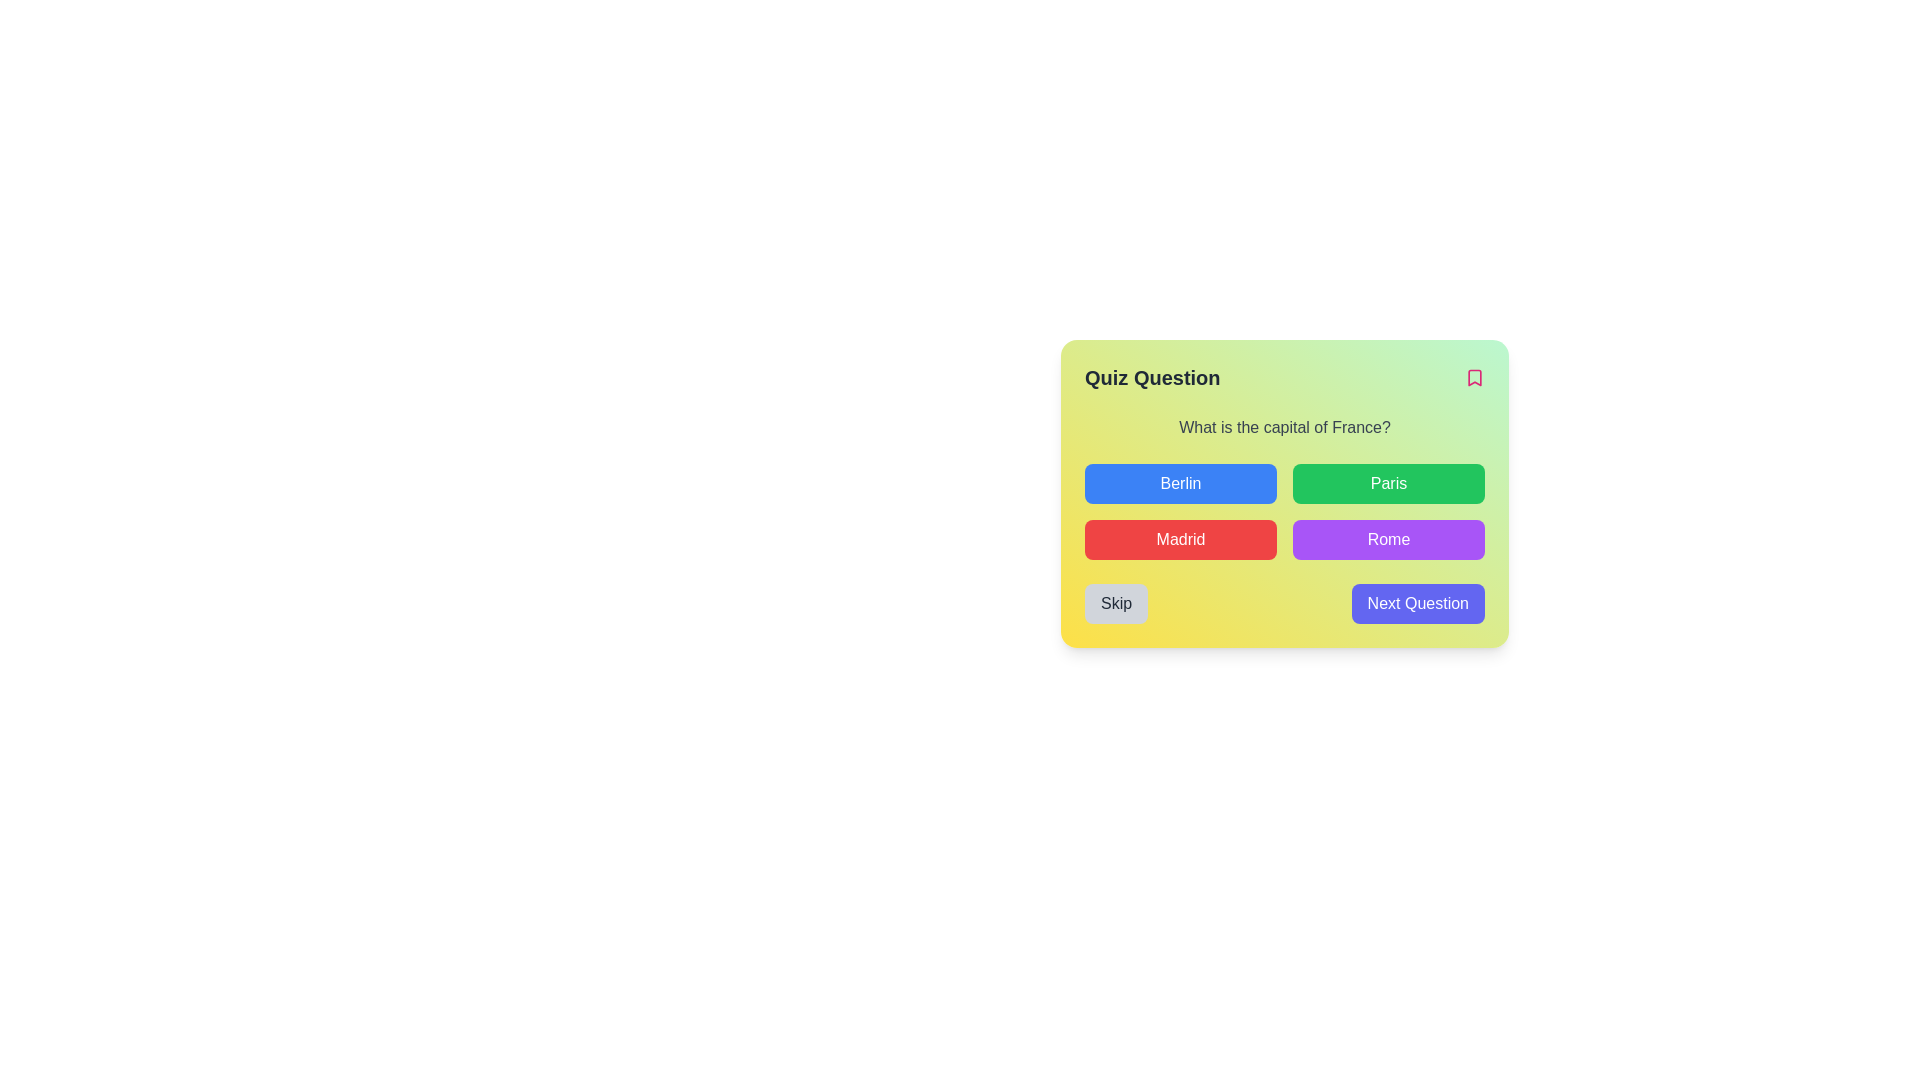 This screenshot has height=1080, width=1920. What do you see at coordinates (1387, 483) in the screenshot?
I see `the button labeled 'Paris', which is a green button with white text, to trigger its hover state` at bounding box center [1387, 483].